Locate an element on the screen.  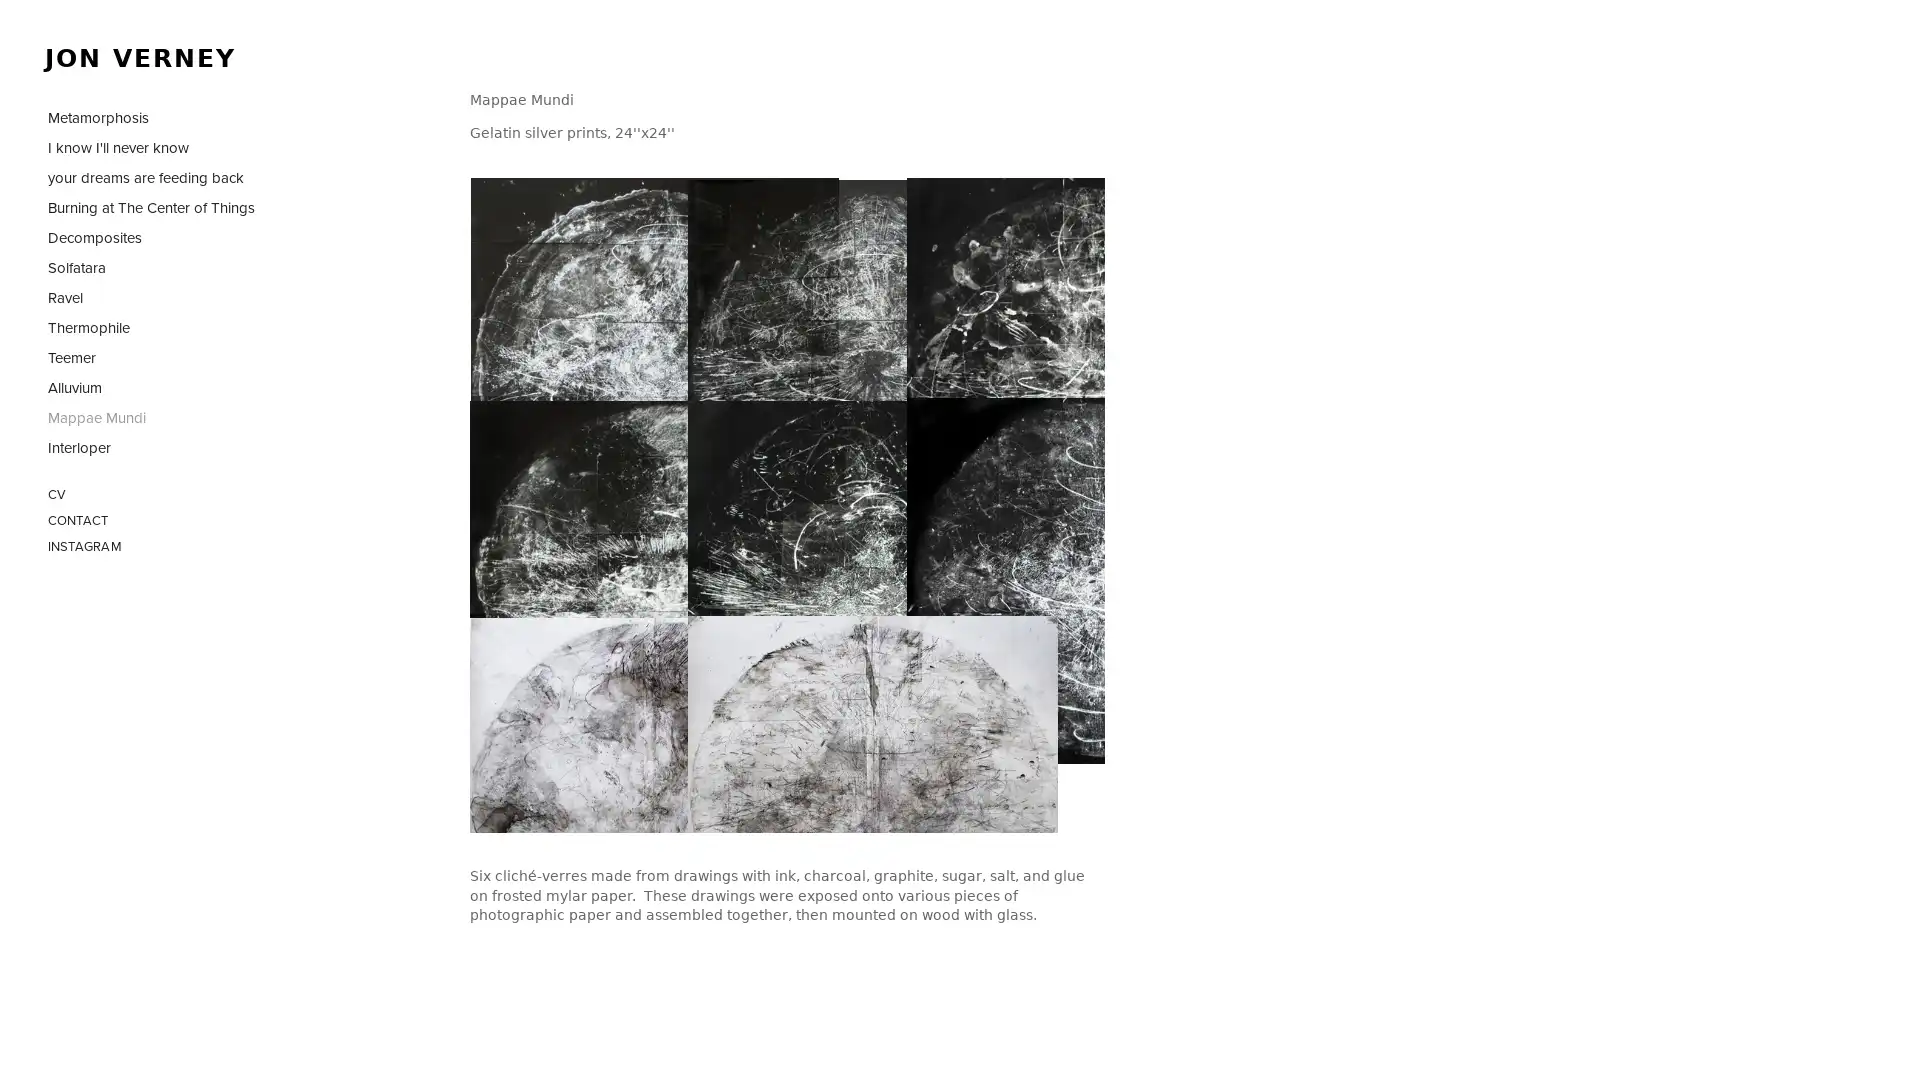
View fullsize DSC_0635.jpg is located at coordinates (1004, 276).